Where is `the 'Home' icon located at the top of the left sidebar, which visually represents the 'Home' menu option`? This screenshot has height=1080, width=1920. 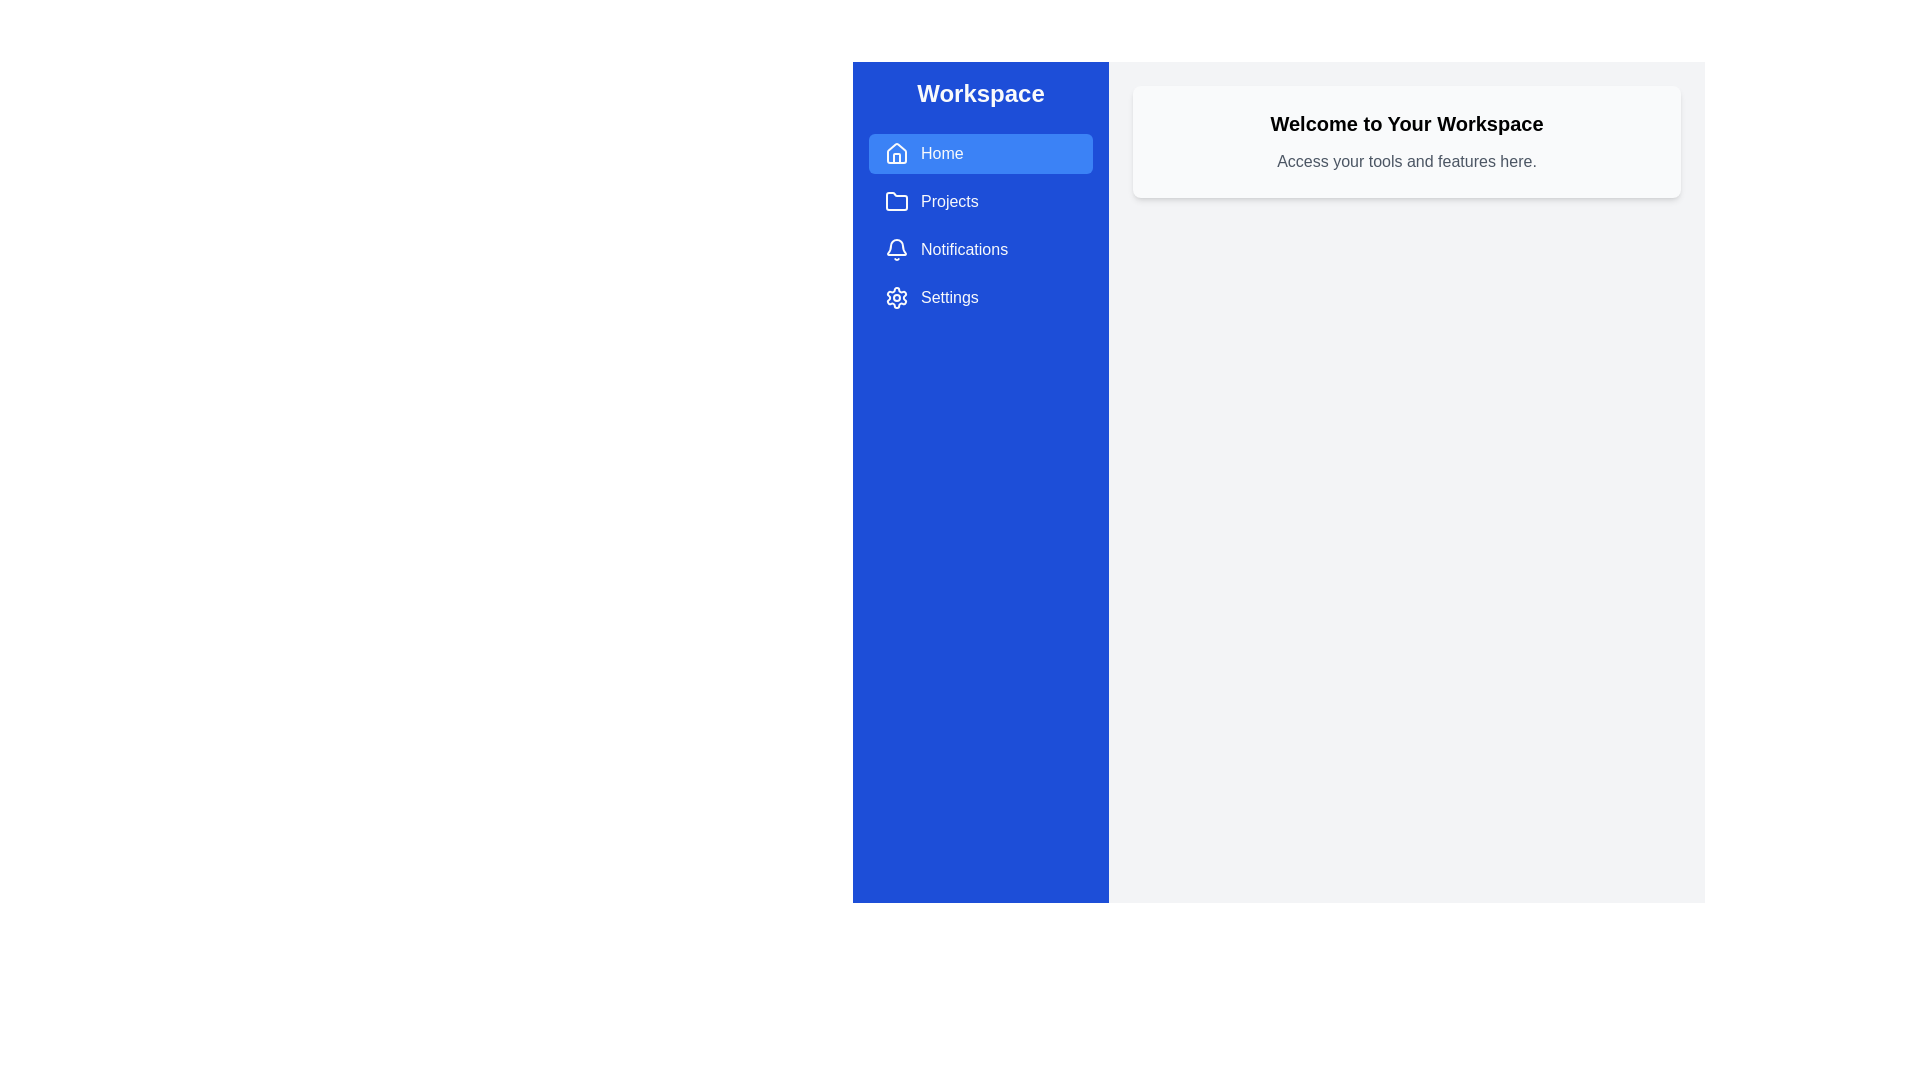
the 'Home' icon located at the top of the left sidebar, which visually represents the 'Home' menu option is located at coordinates (896, 153).